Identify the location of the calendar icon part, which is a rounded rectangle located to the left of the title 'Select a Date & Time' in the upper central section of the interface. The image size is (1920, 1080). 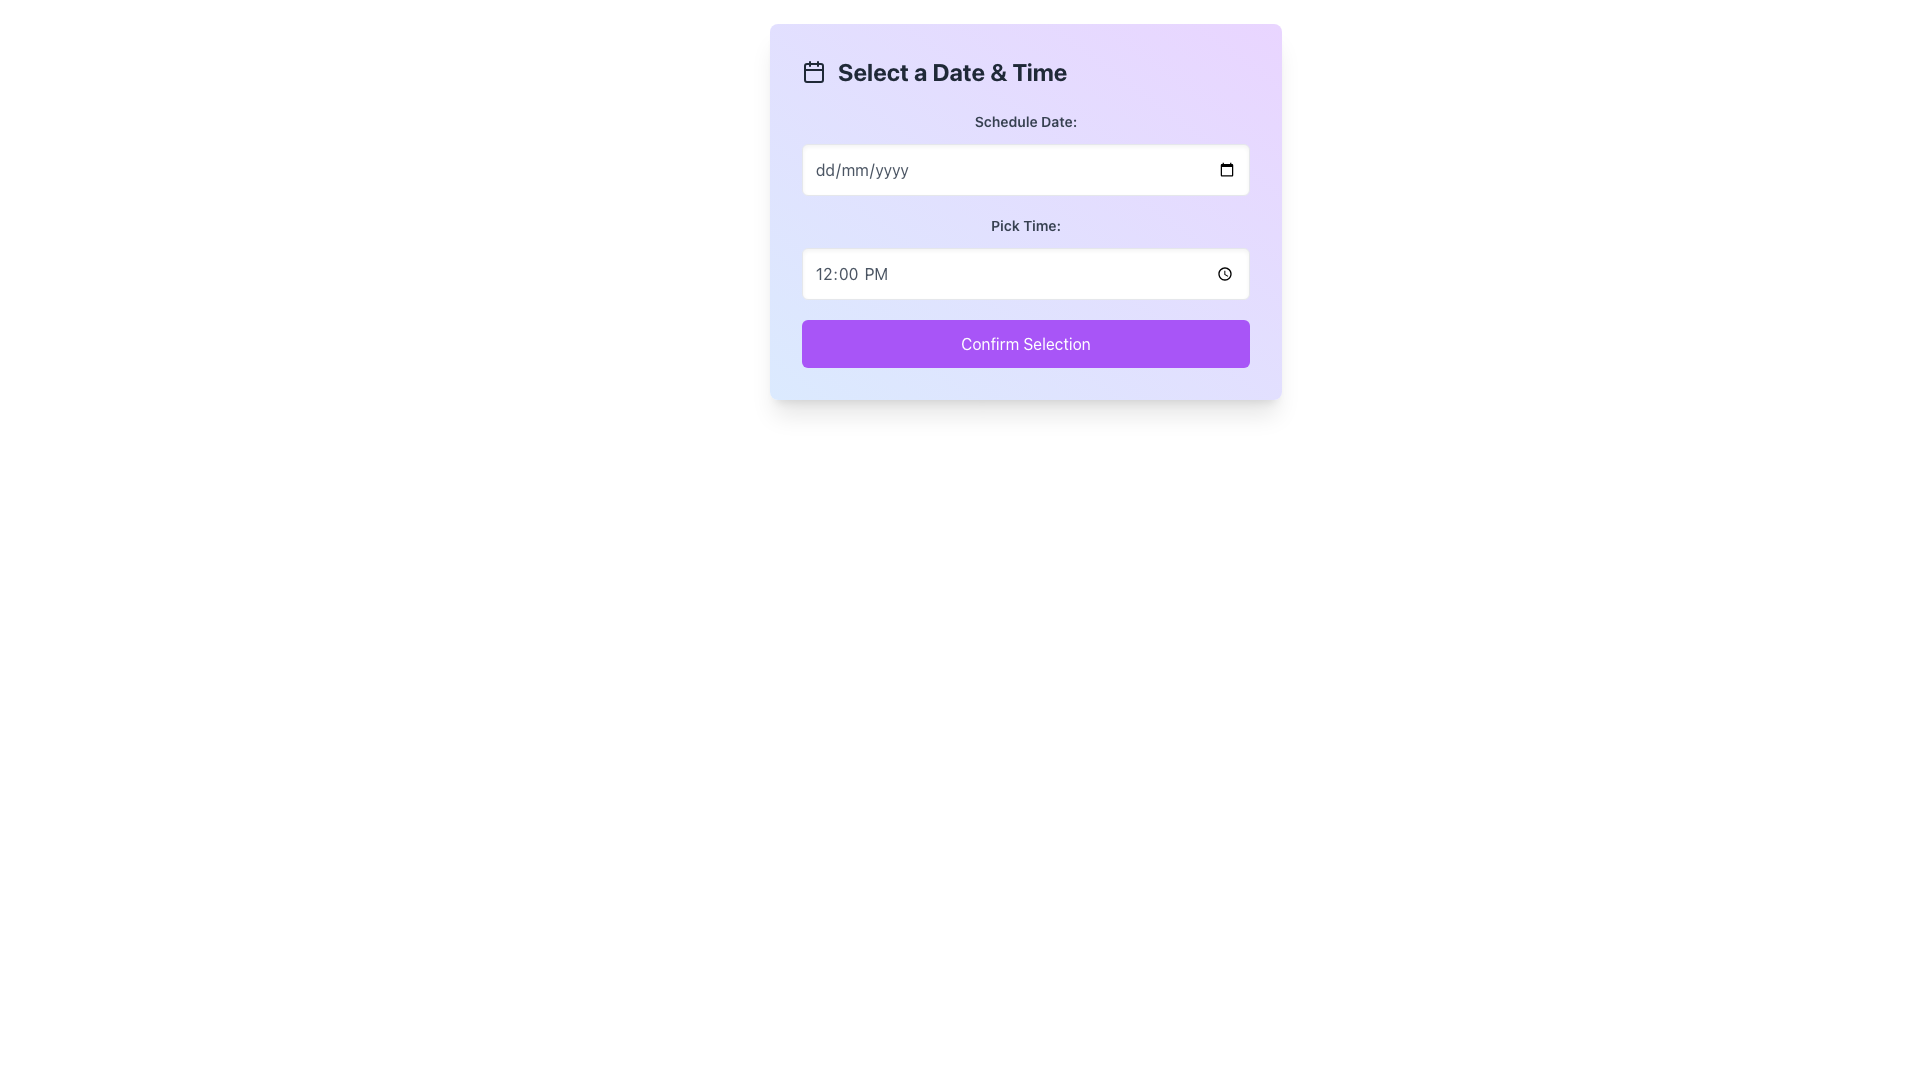
(814, 72).